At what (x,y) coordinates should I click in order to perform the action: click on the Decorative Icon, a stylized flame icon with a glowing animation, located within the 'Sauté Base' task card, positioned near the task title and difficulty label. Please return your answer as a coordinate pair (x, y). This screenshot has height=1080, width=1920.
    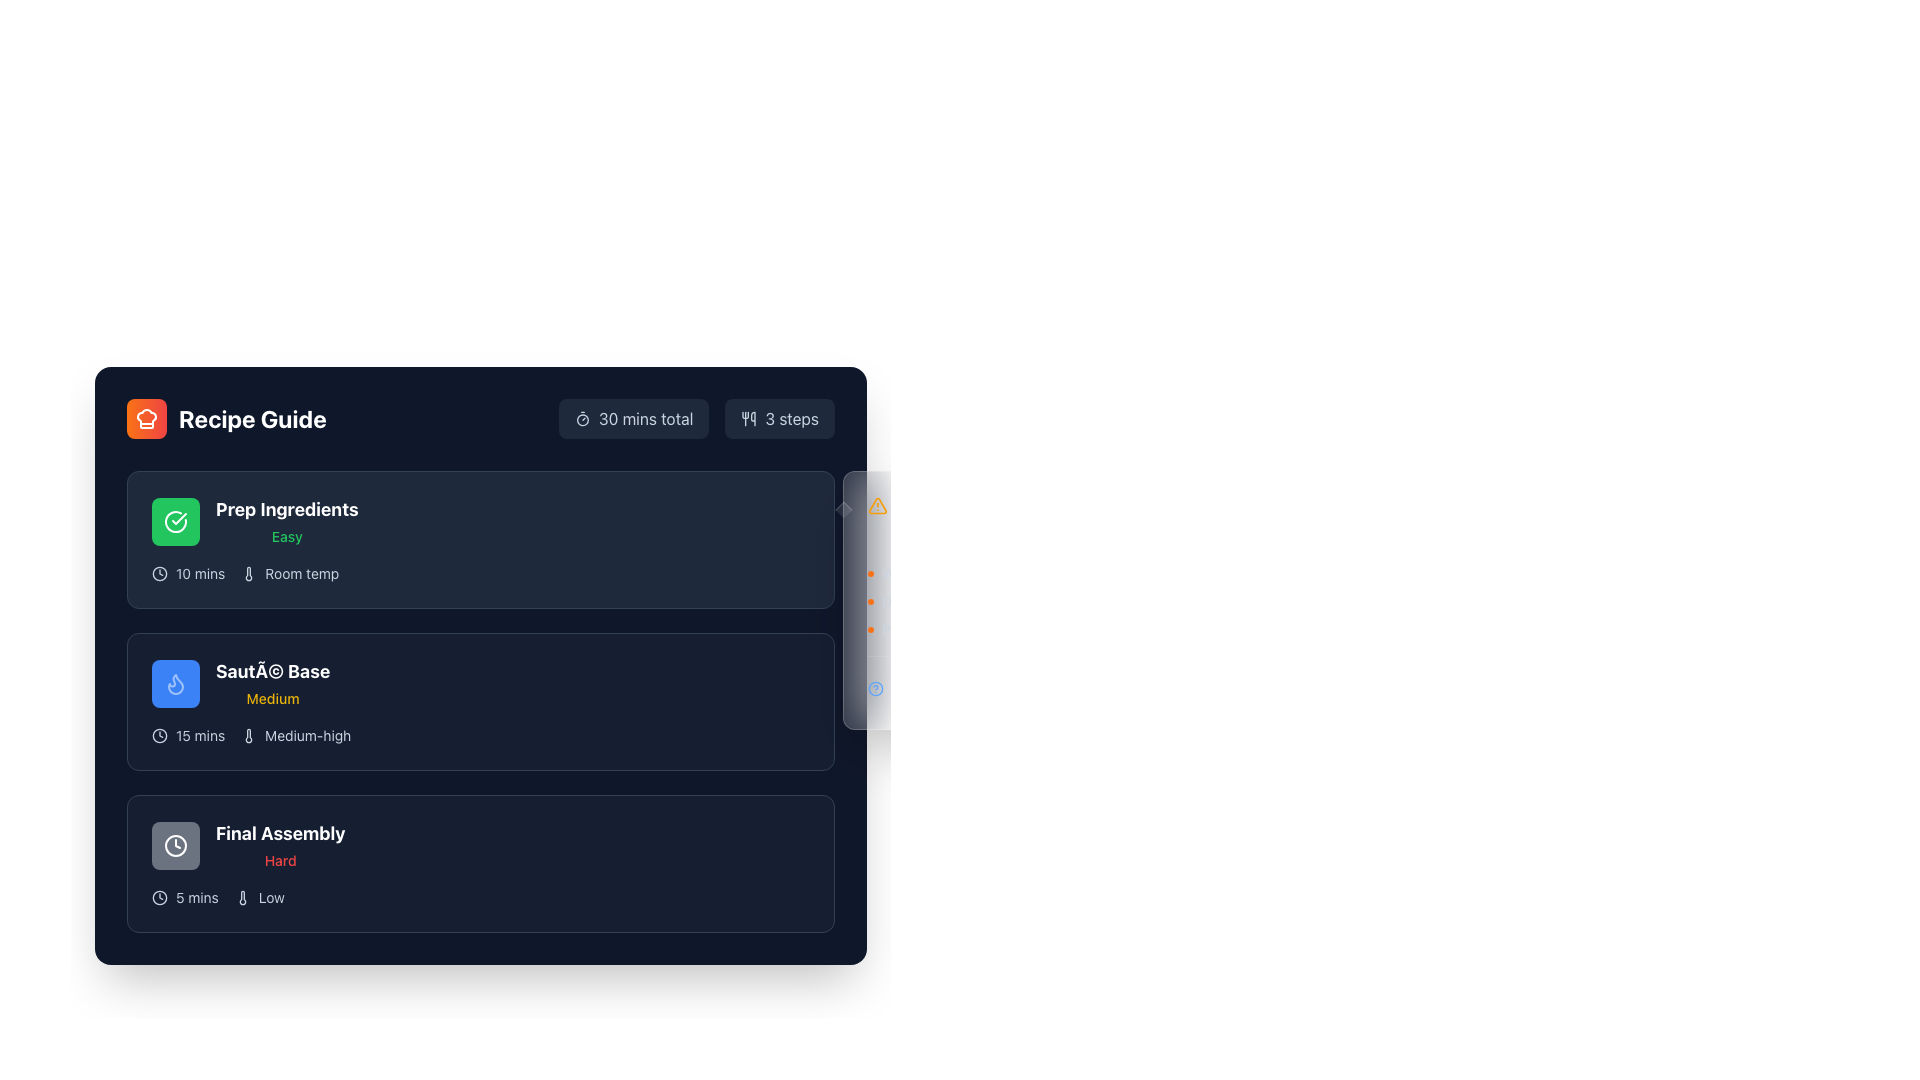
    Looking at the image, I should click on (176, 683).